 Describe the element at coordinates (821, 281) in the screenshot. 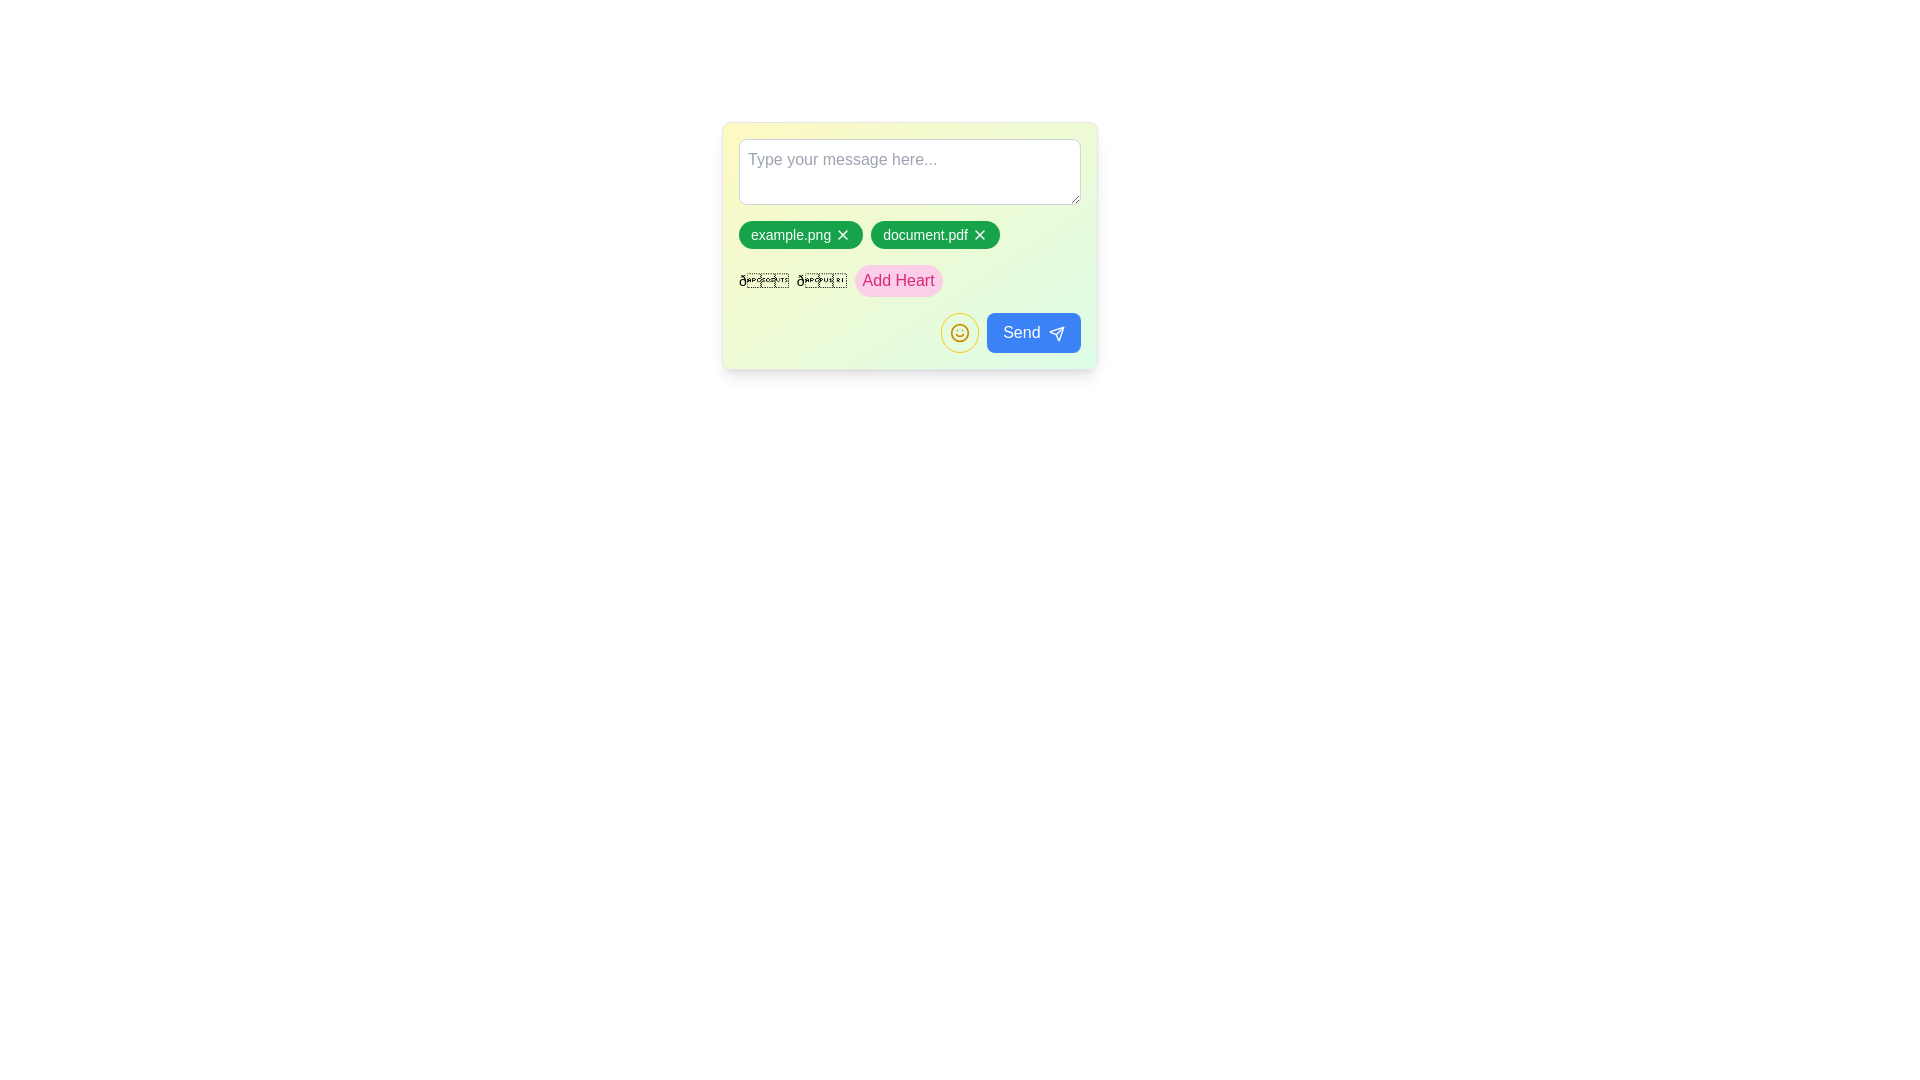

I see `the thumbs-up icon, which is the second element in a horizontal alignment of icons, positioned between a smiling emoji and an 'Add Heart' button` at that location.